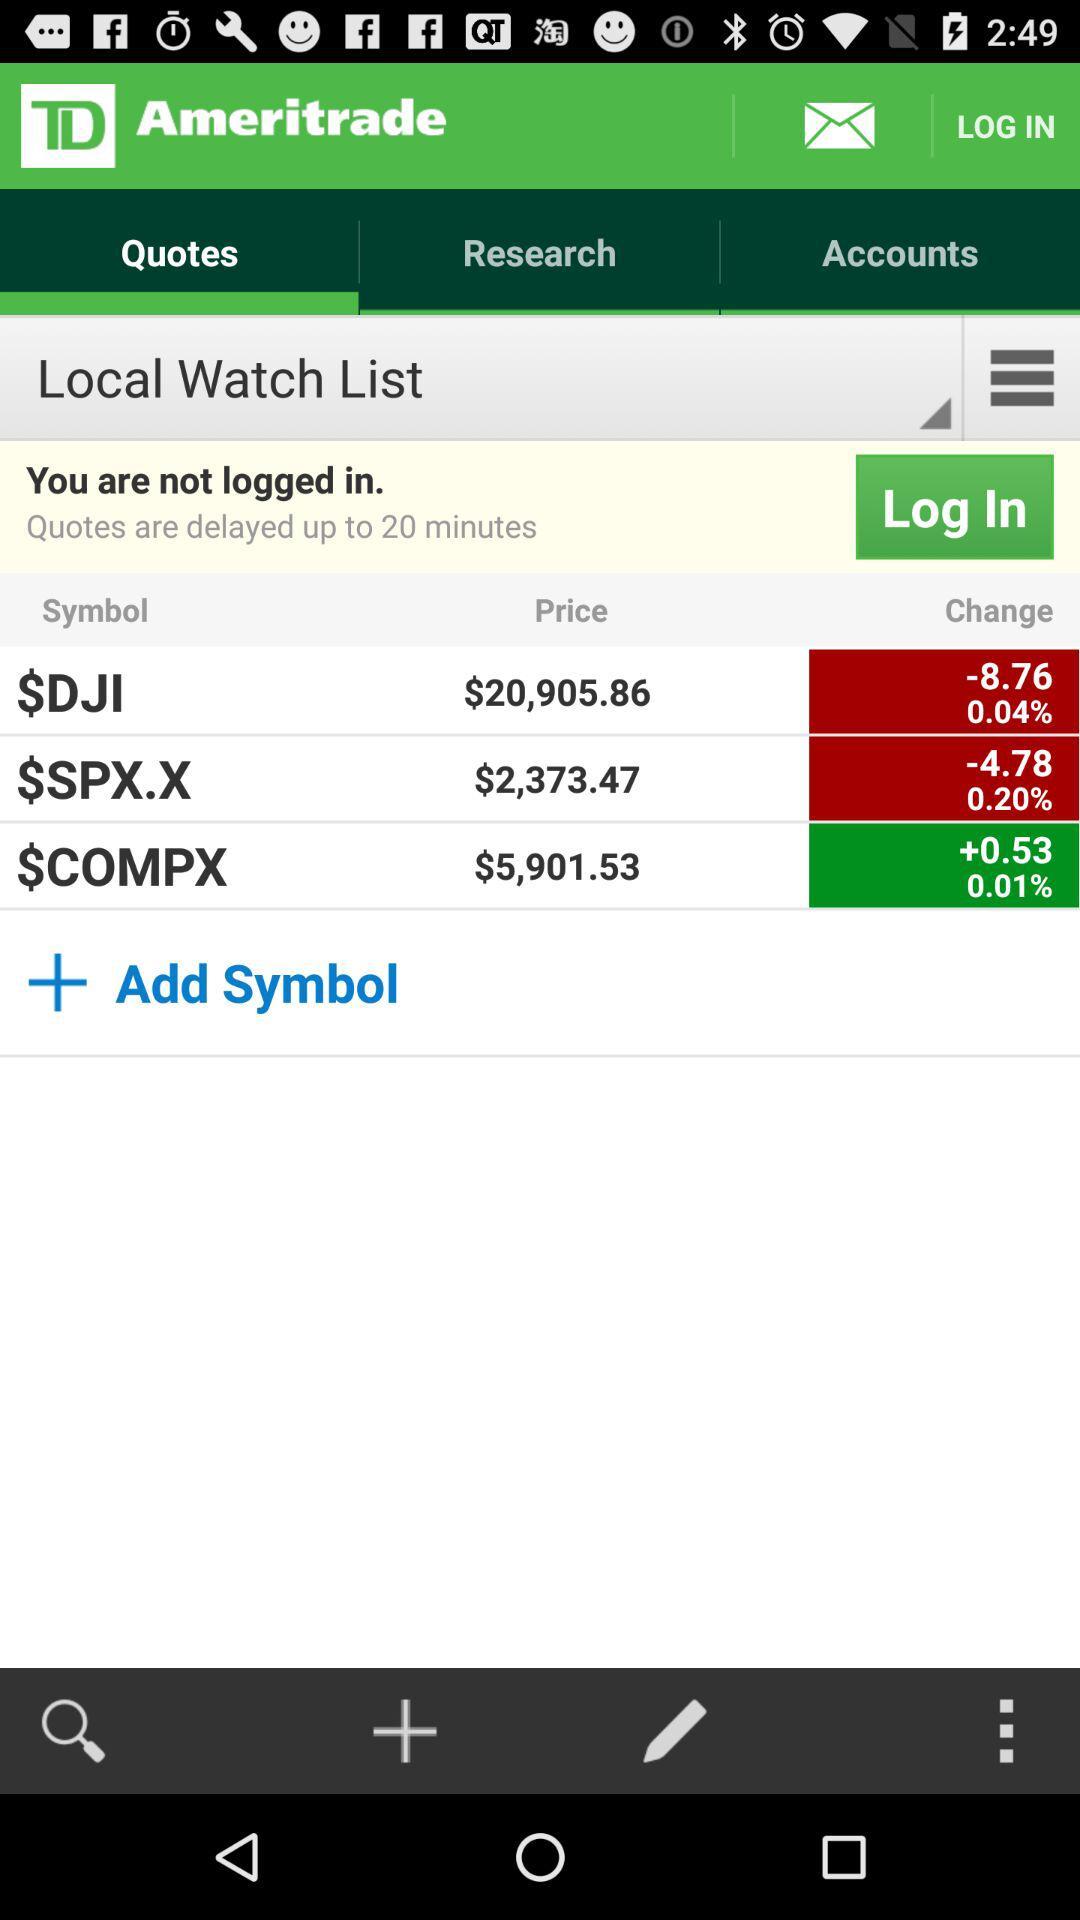 The width and height of the screenshot is (1080, 1920). Describe the element at coordinates (146, 777) in the screenshot. I see `the $spx.x item` at that location.